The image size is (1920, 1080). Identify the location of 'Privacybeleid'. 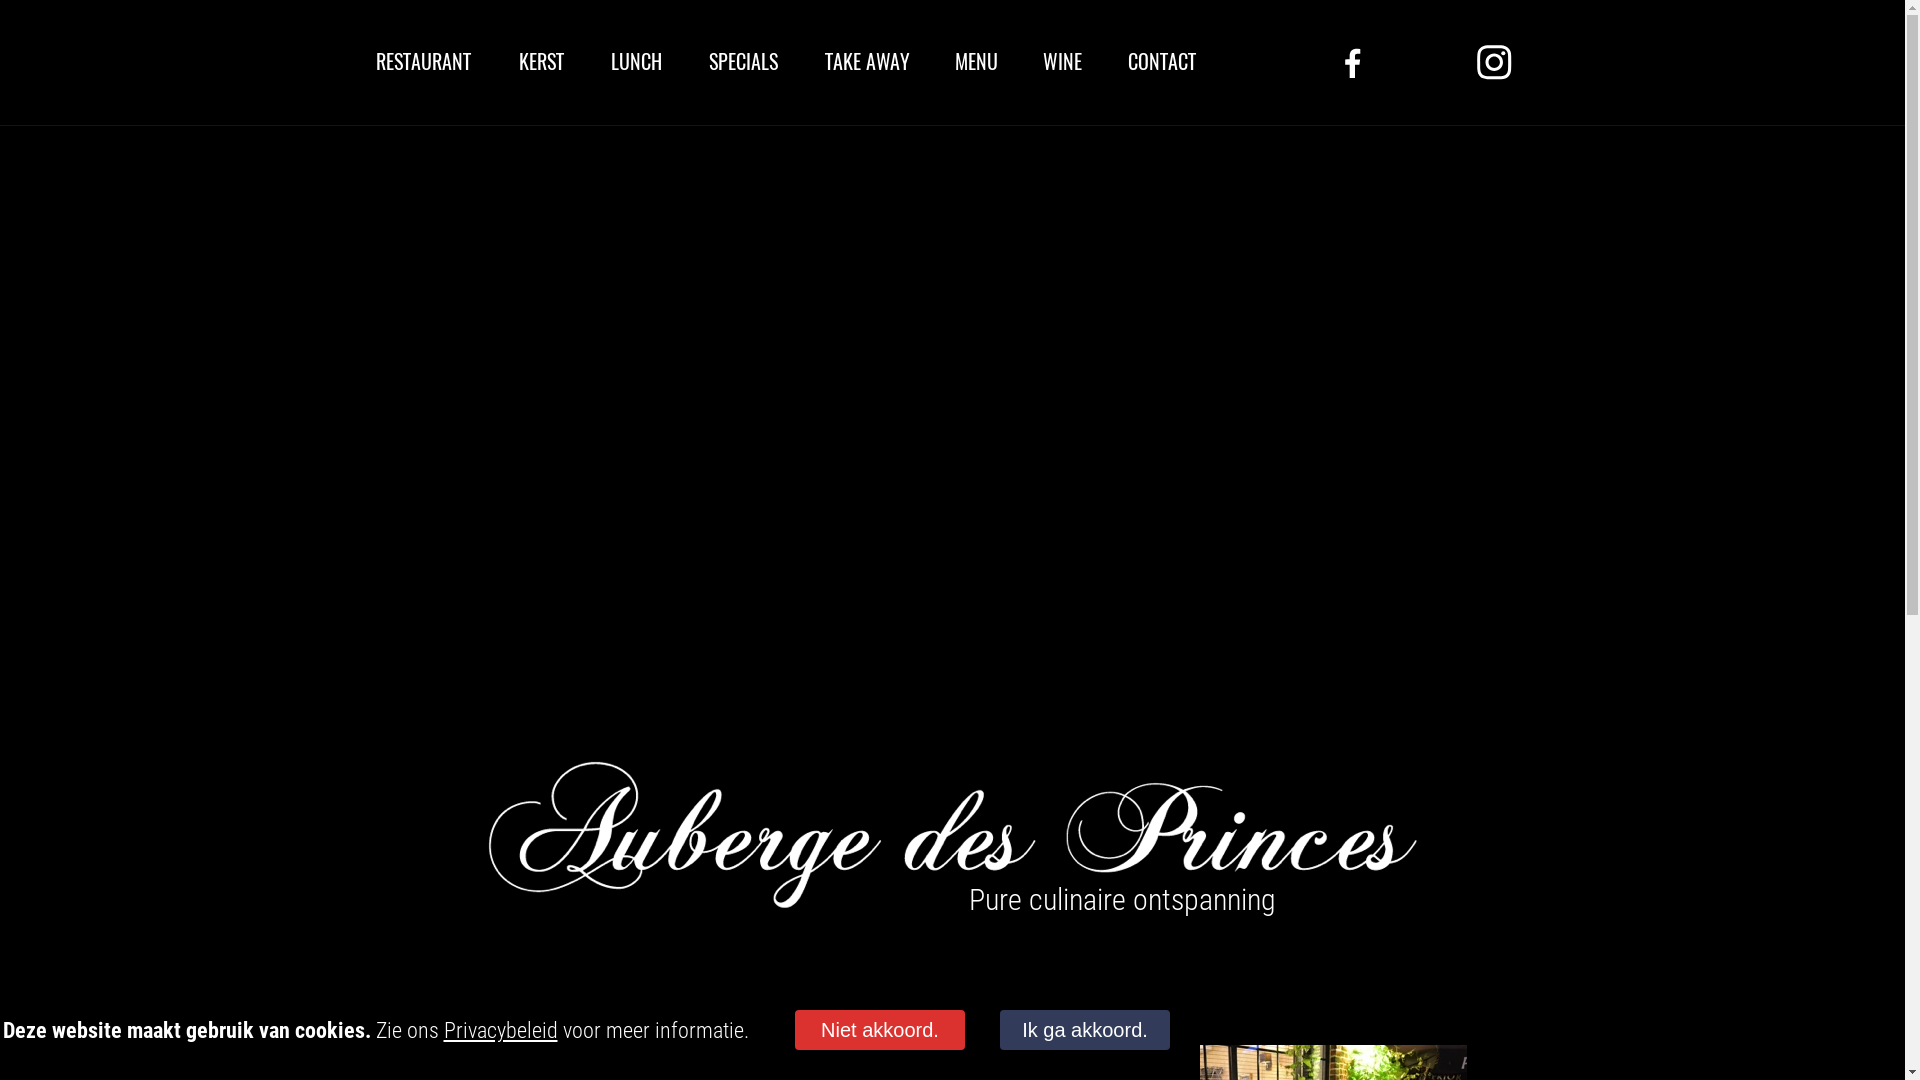
(500, 1030).